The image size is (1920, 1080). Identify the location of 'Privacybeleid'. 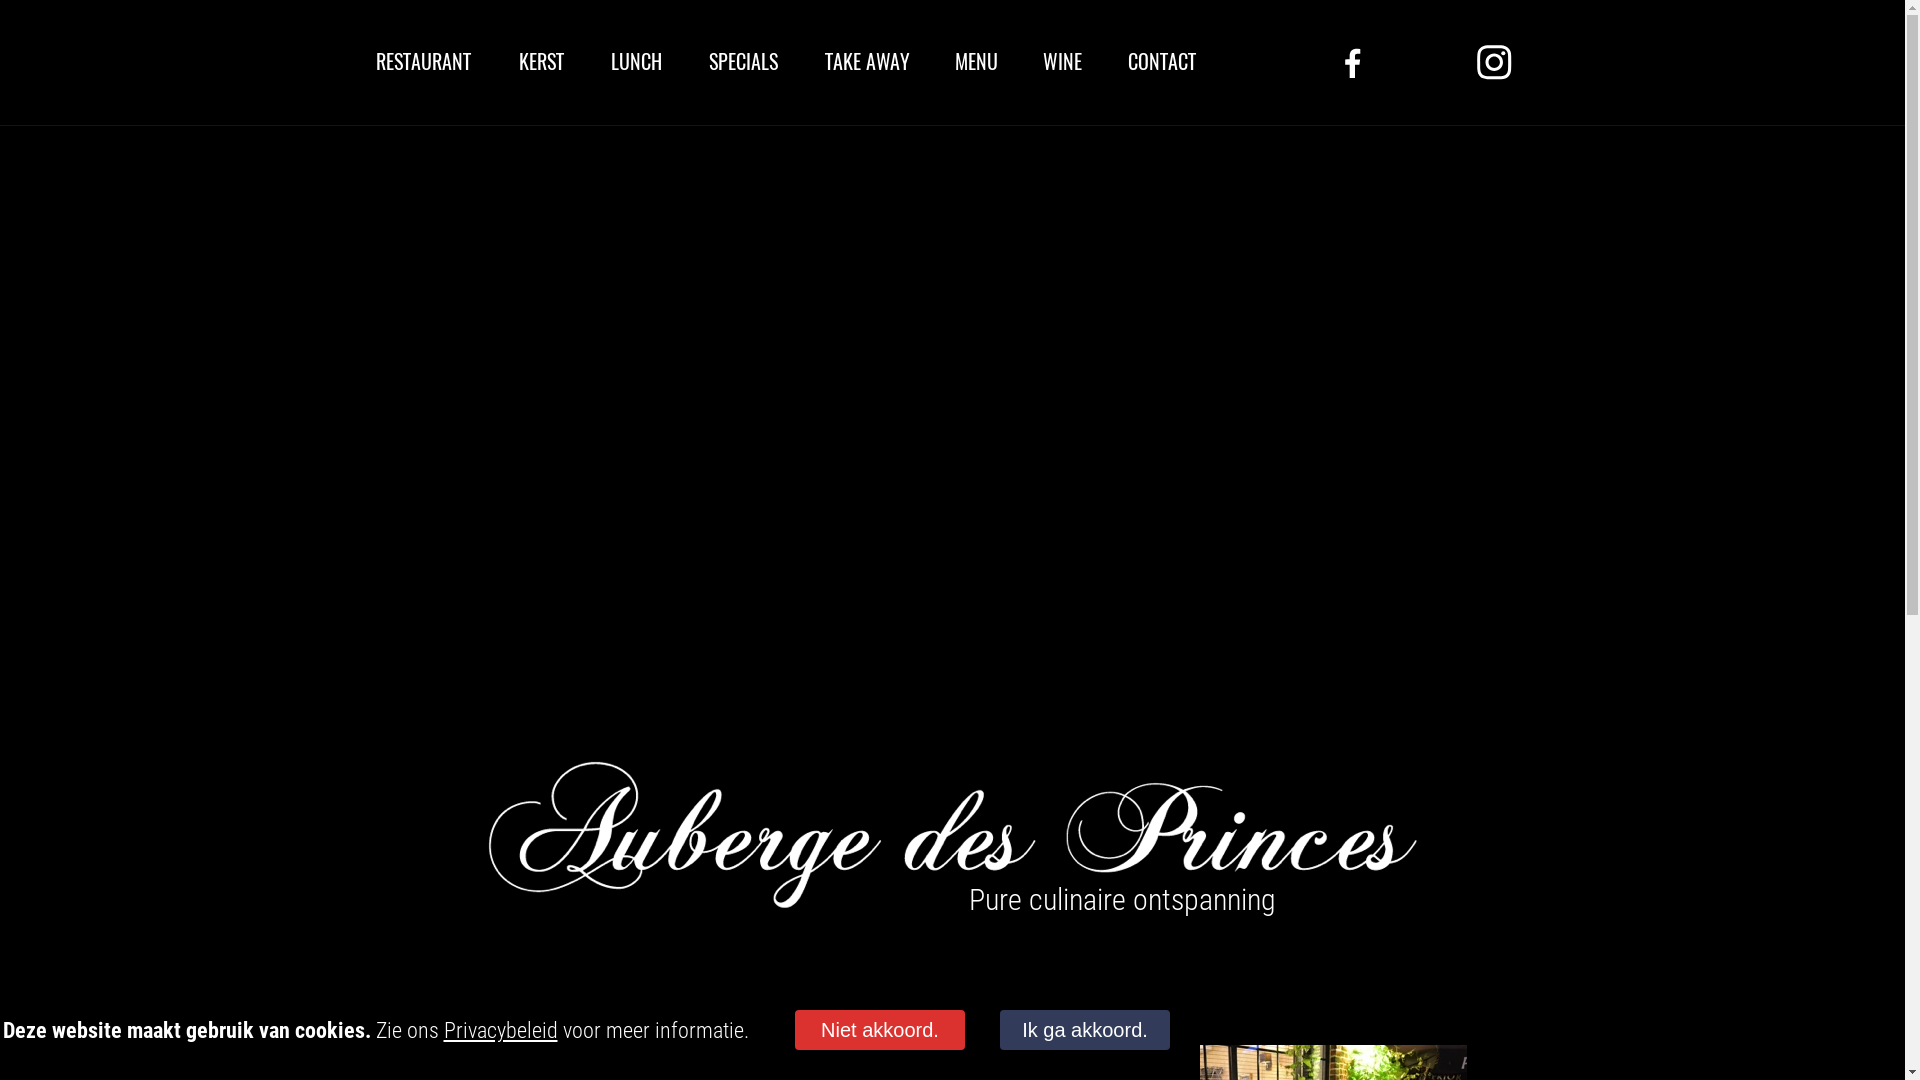
(500, 1030).